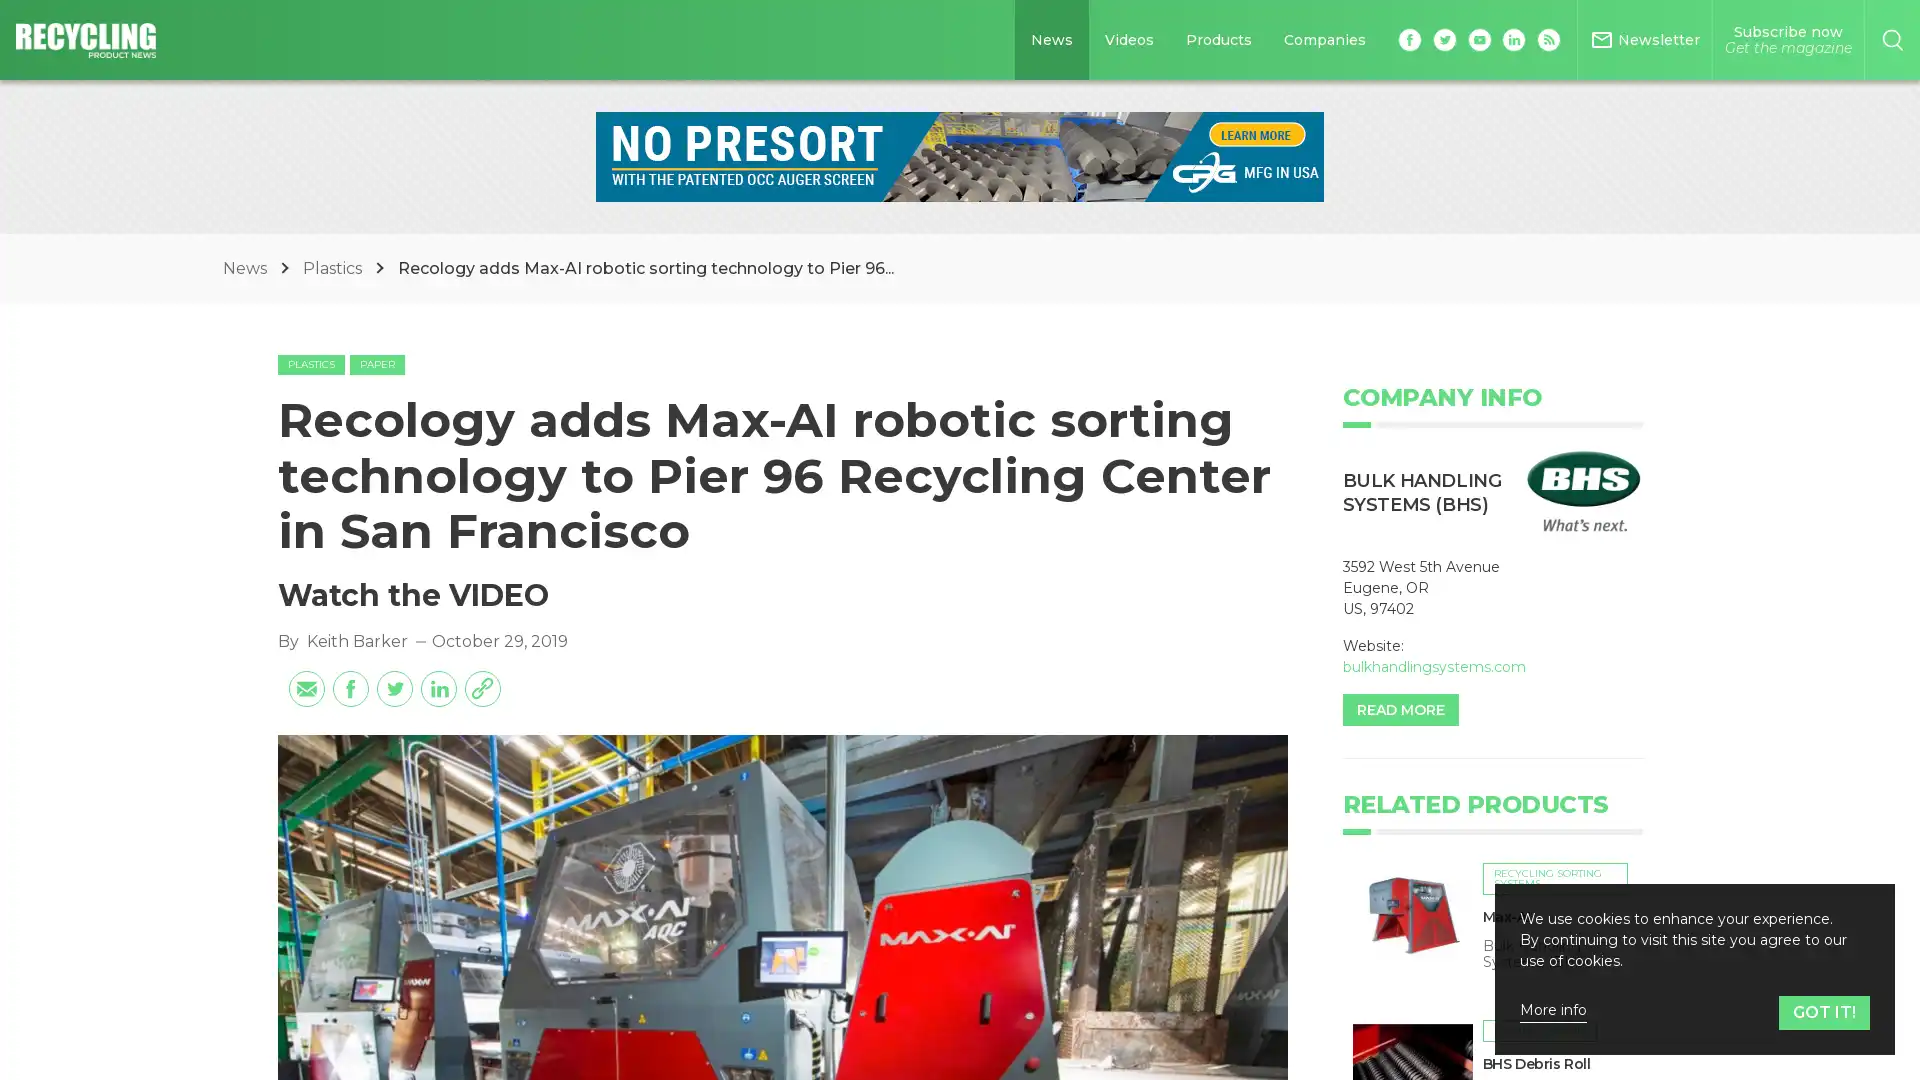 This screenshot has width=1920, height=1080. Describe the element at coordinates (1824, 1012) in the screenshot. I see `GOT IT!` at that location.